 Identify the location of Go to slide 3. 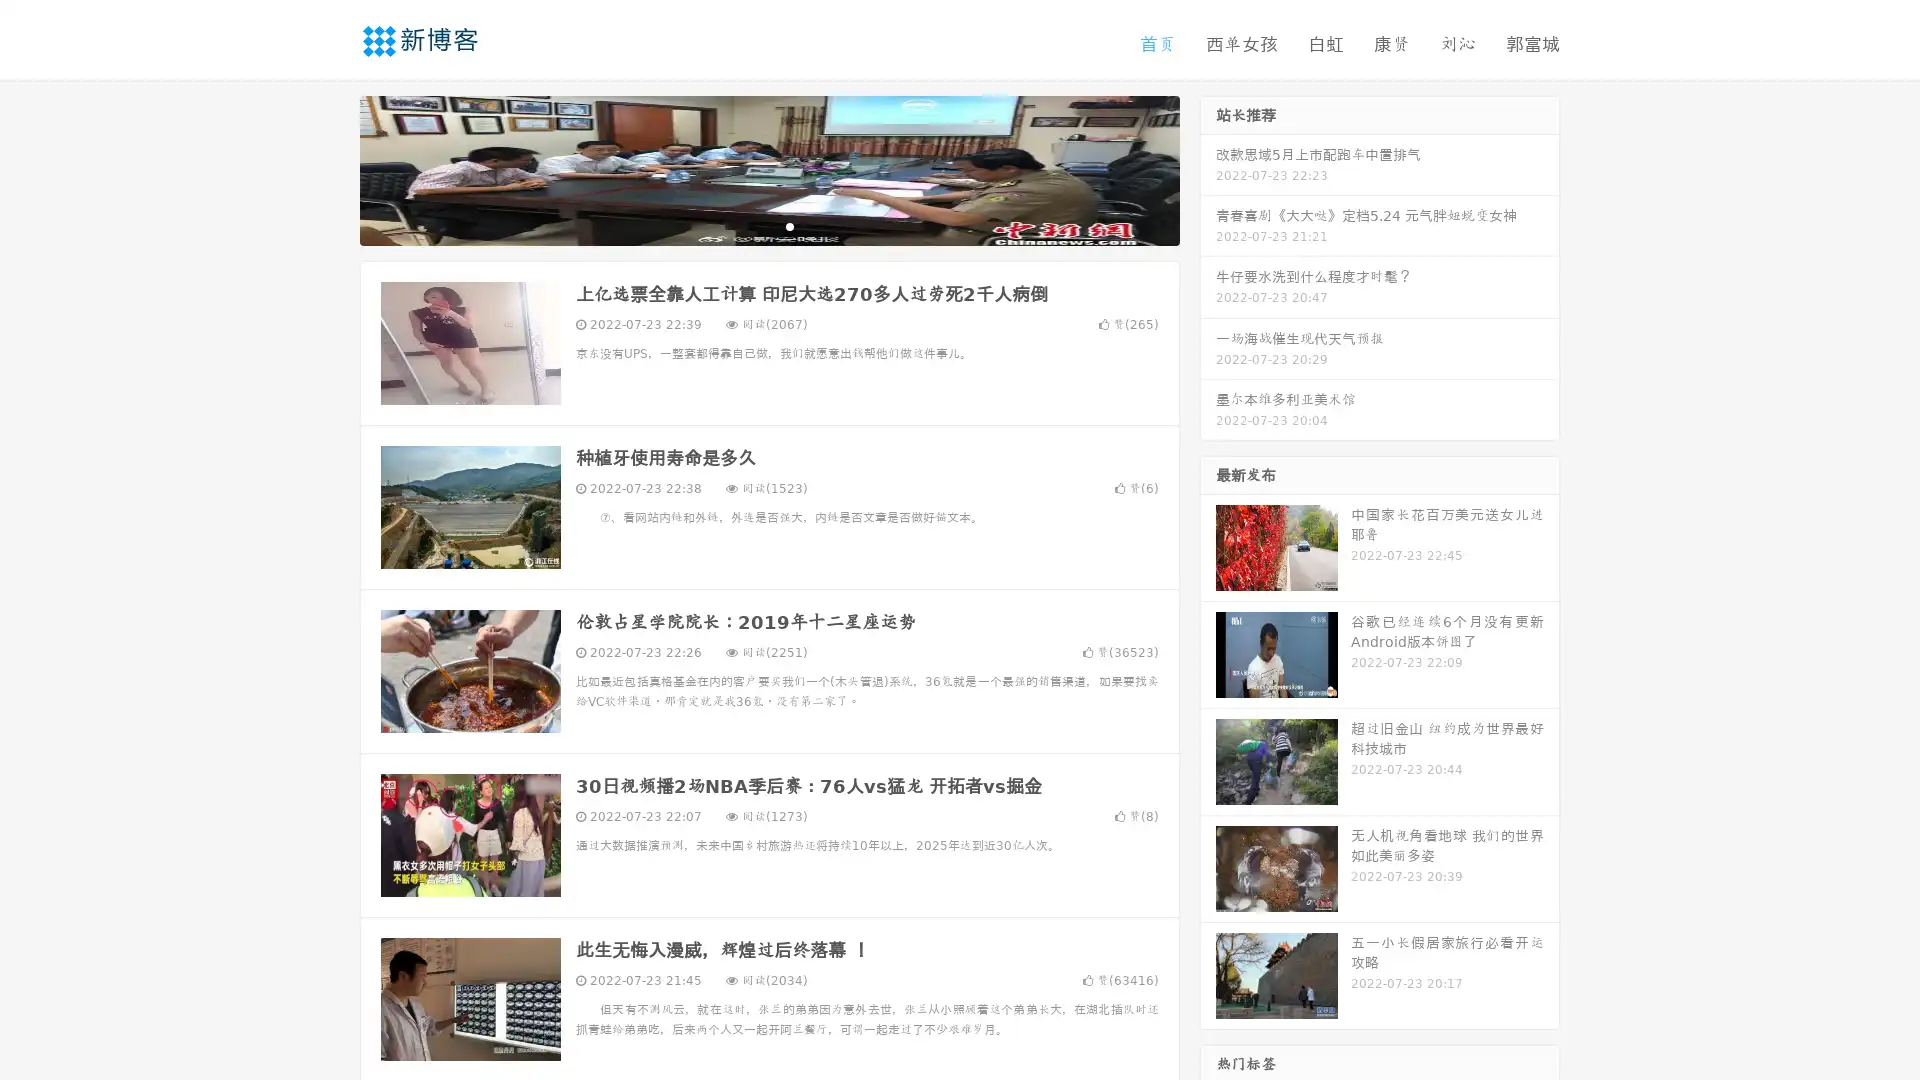
(789, 225).